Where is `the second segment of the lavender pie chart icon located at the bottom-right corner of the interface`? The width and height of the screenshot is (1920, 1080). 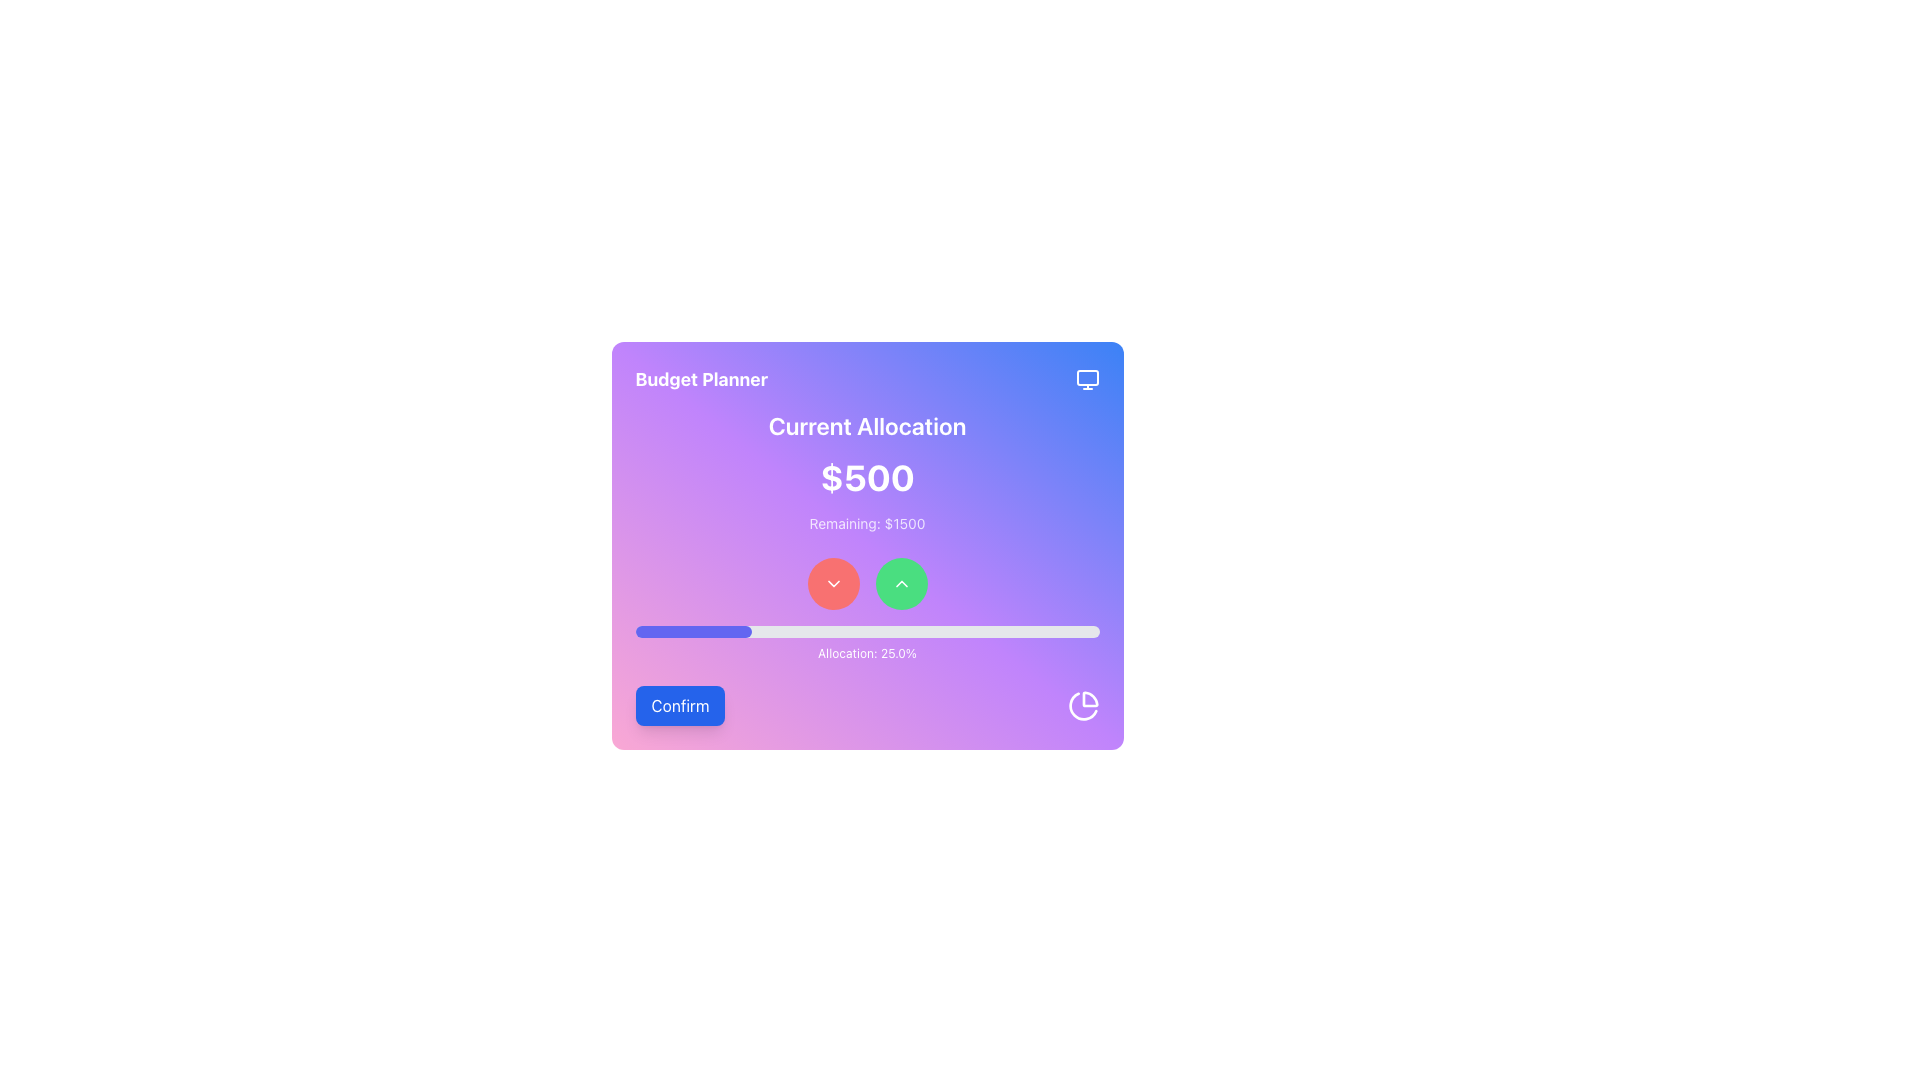 the second segment of the lavender pie chart icon located at the bottom-right corner of the interface is located at coordinates (1081, 705).